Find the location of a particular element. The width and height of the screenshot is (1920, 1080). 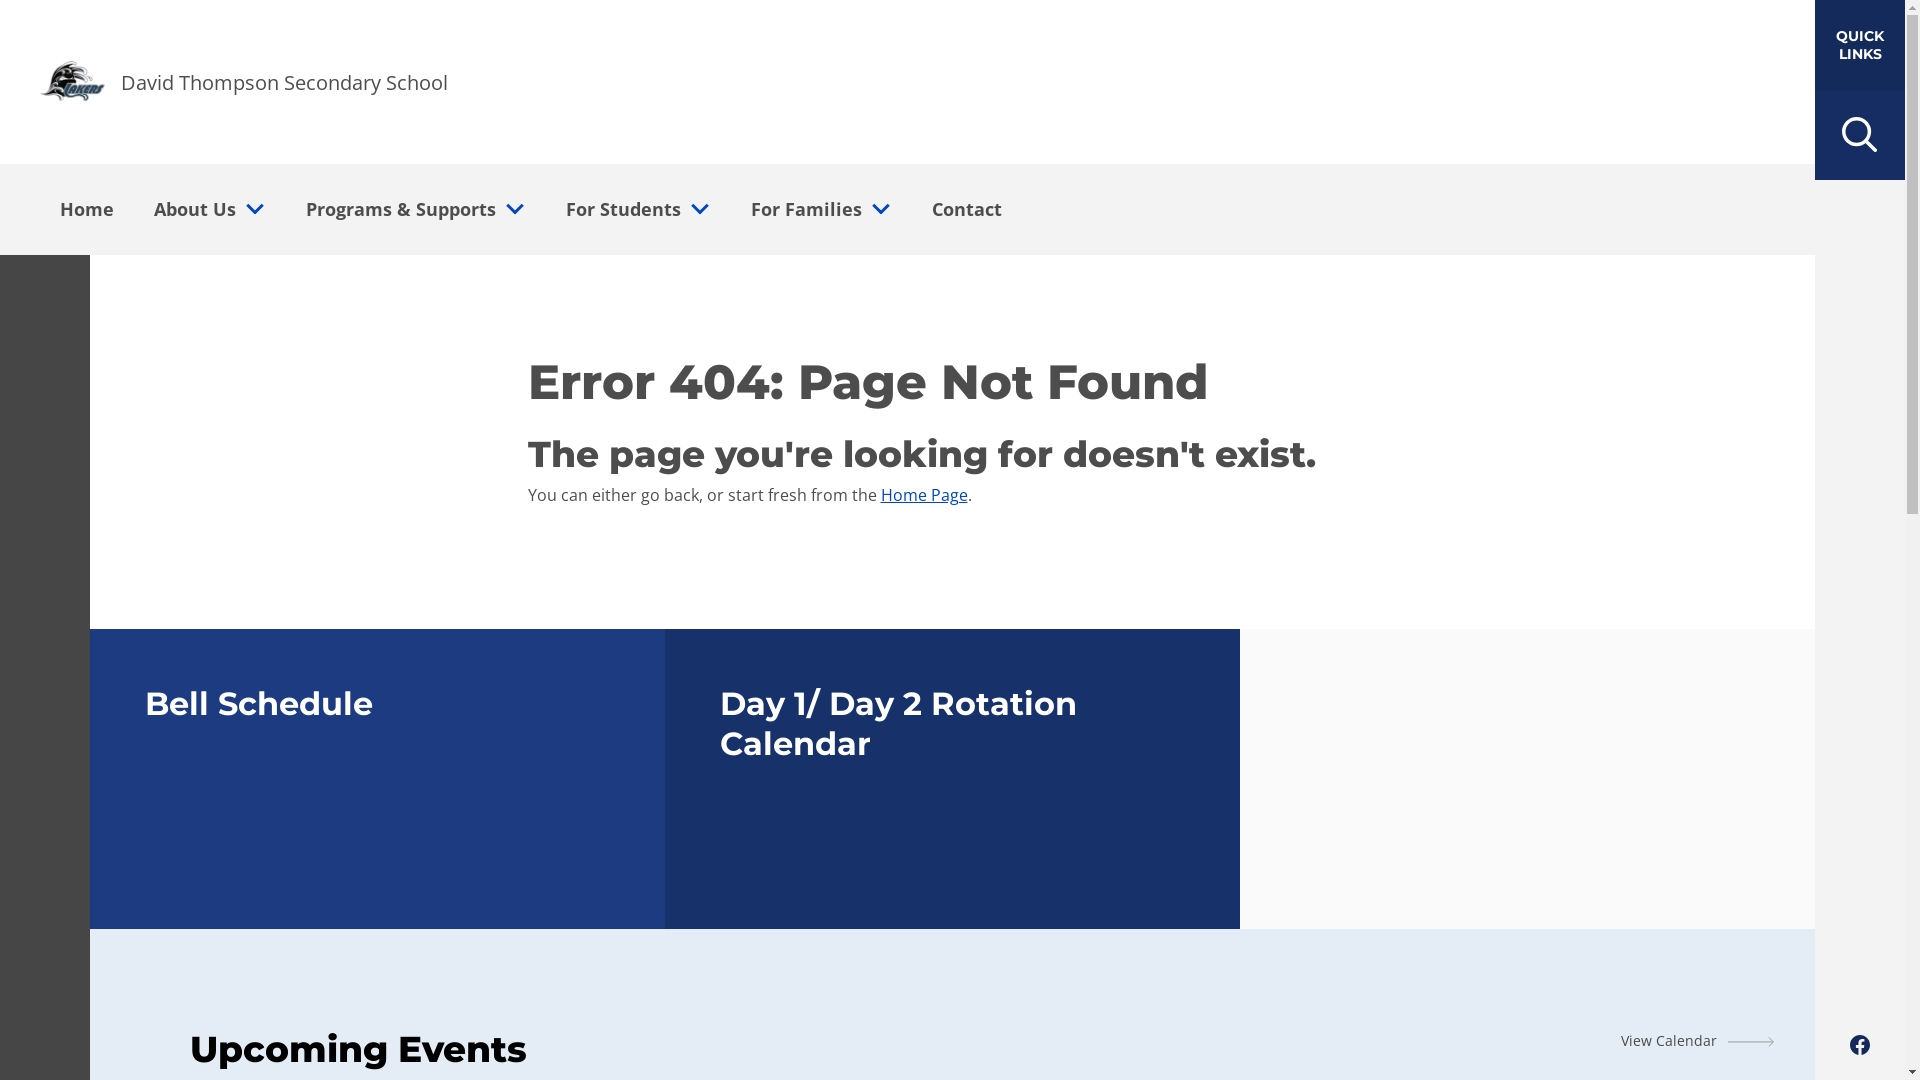

'Facebook' is located at coordinates (1859, 1044).